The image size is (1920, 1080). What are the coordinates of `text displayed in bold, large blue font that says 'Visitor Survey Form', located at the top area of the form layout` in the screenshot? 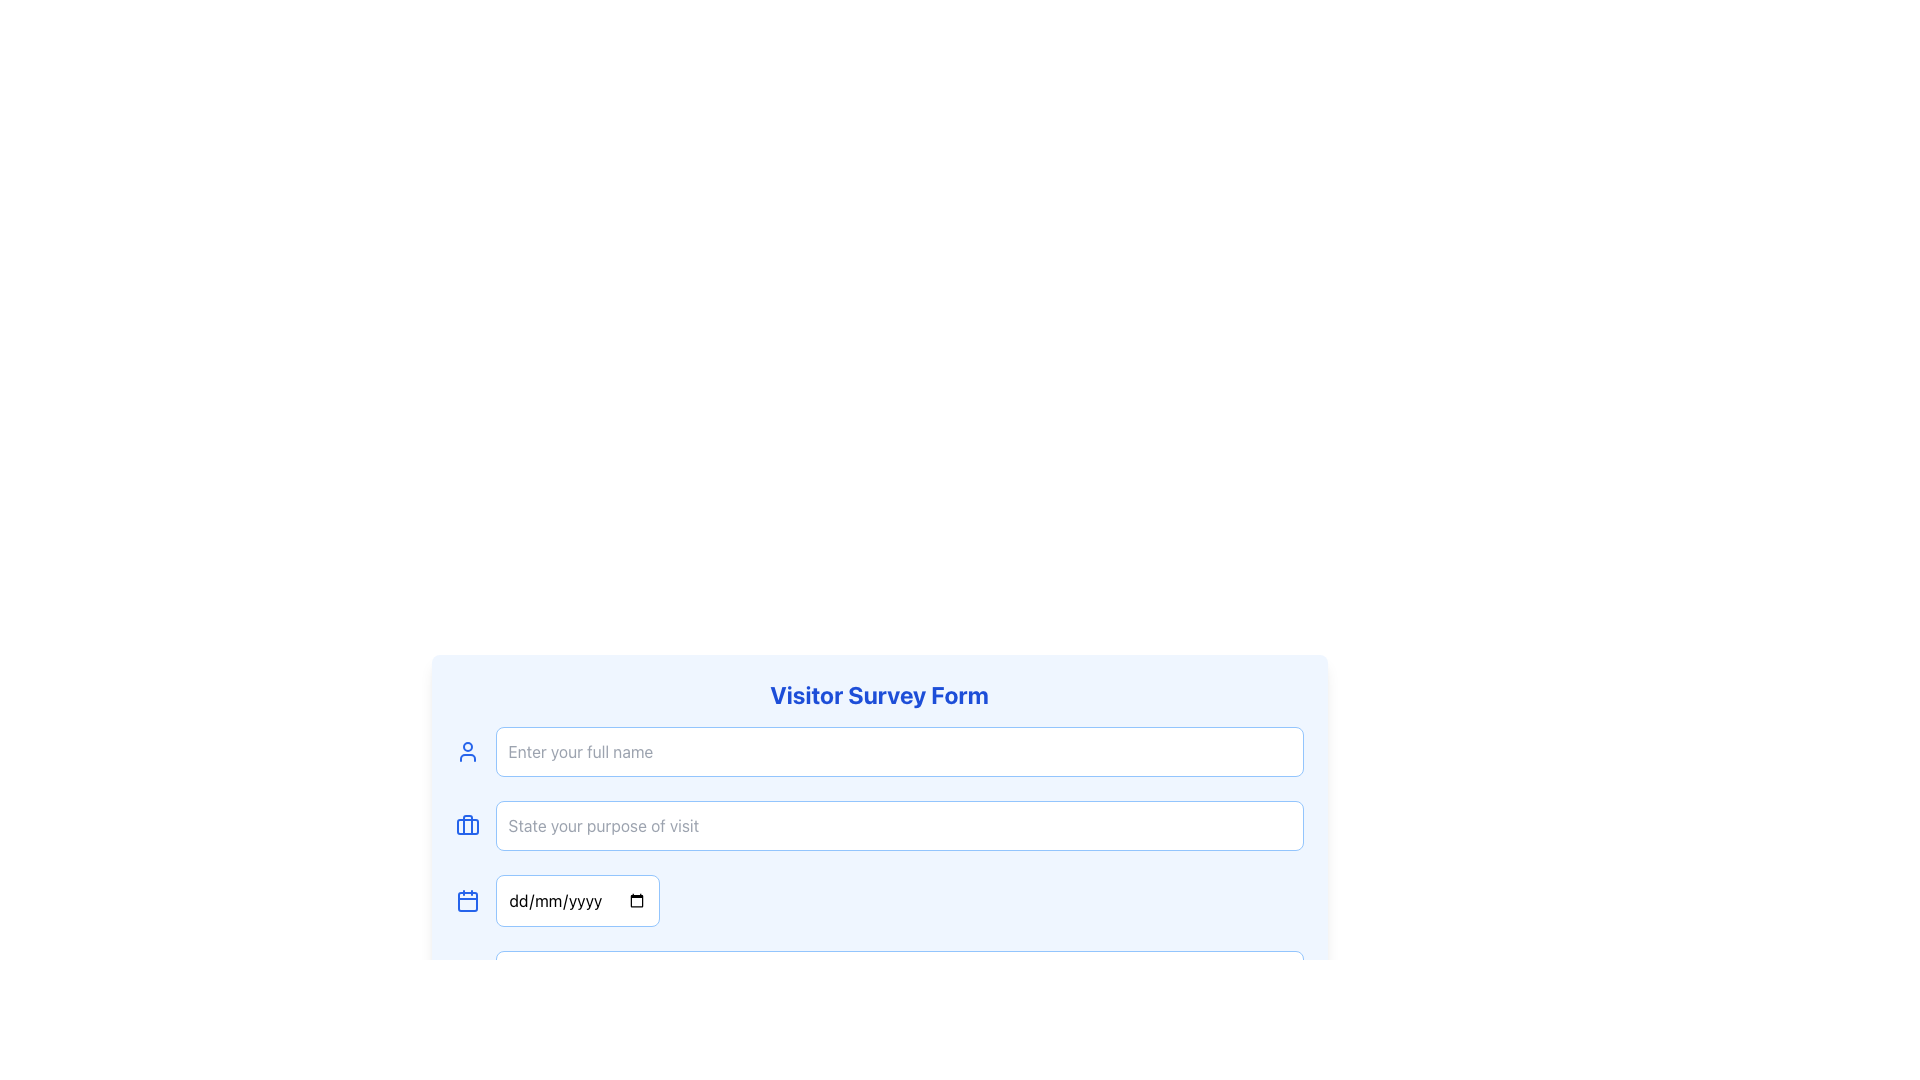 It's located at (879, 693).